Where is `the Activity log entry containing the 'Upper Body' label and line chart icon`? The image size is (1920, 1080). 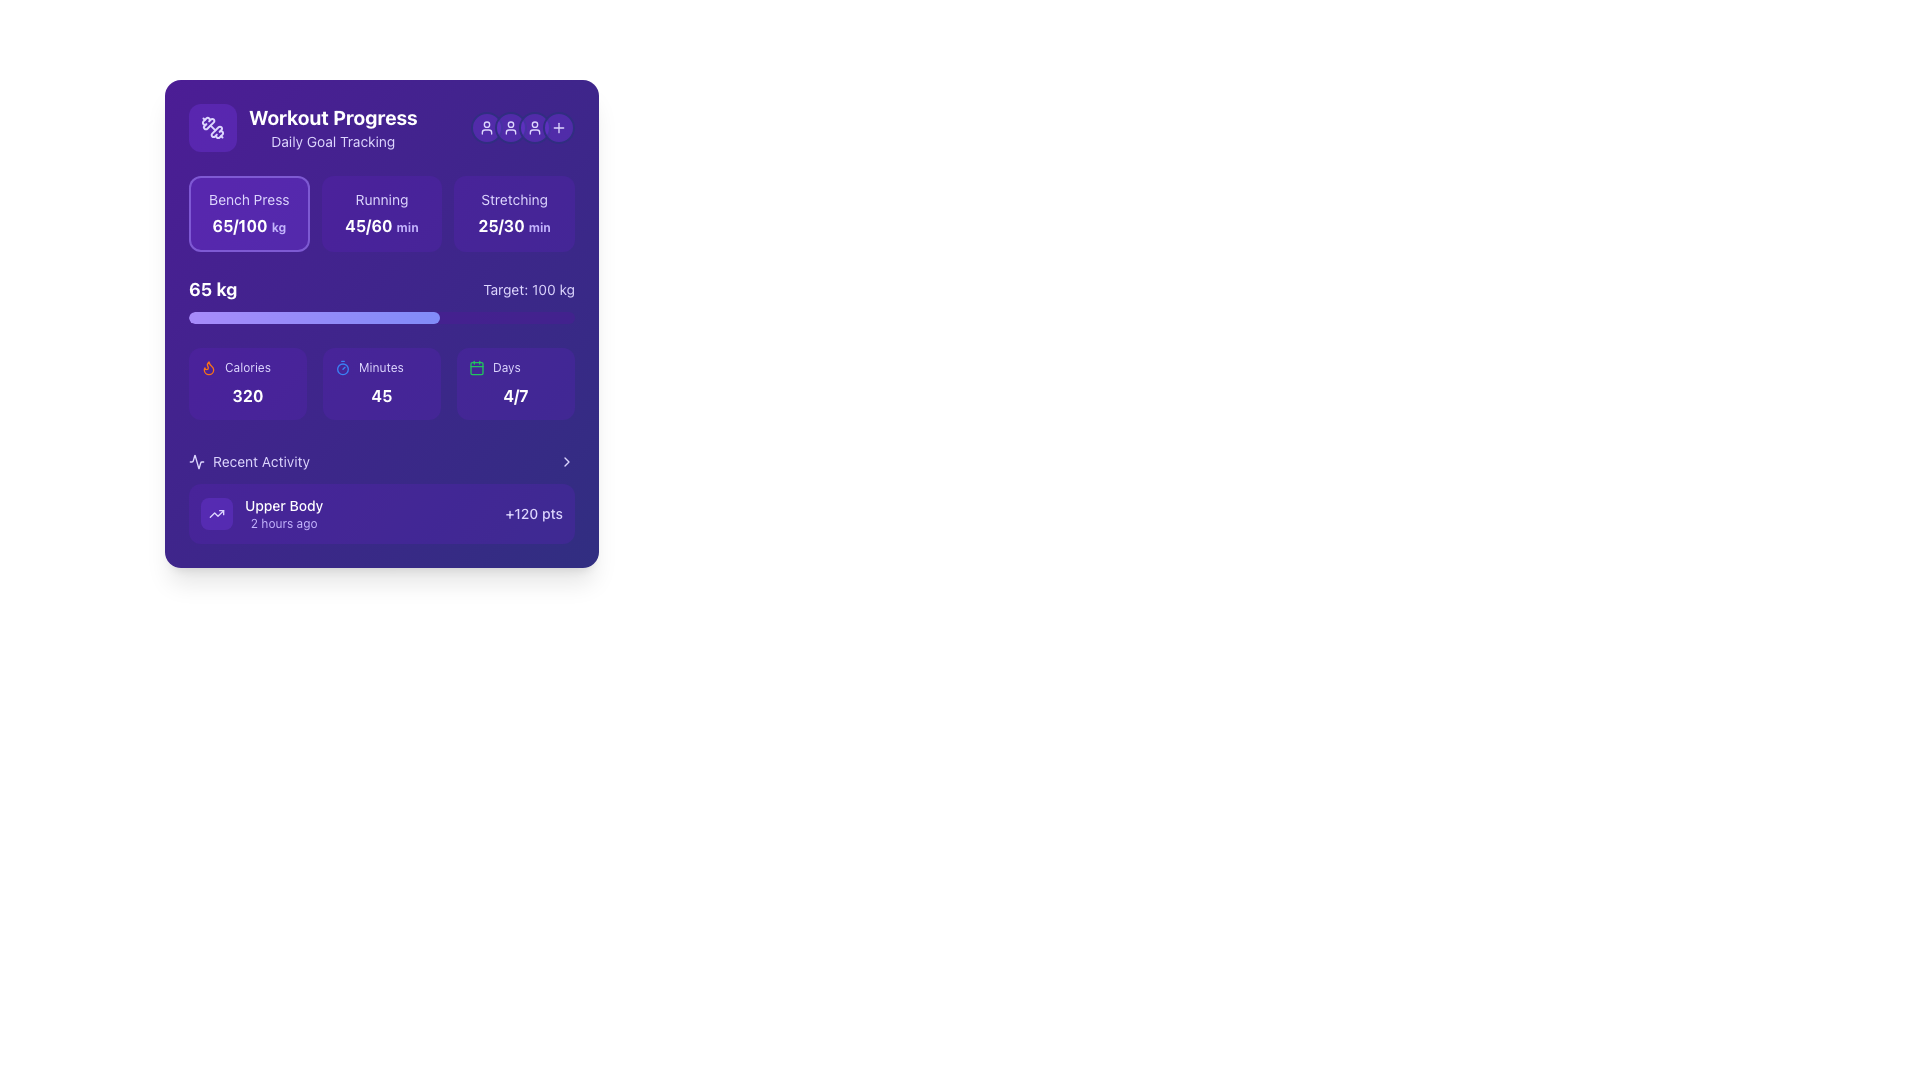
the Activity log entry containing the 'Upper Body' label and line chart icon is located at coordinates (261, 512).